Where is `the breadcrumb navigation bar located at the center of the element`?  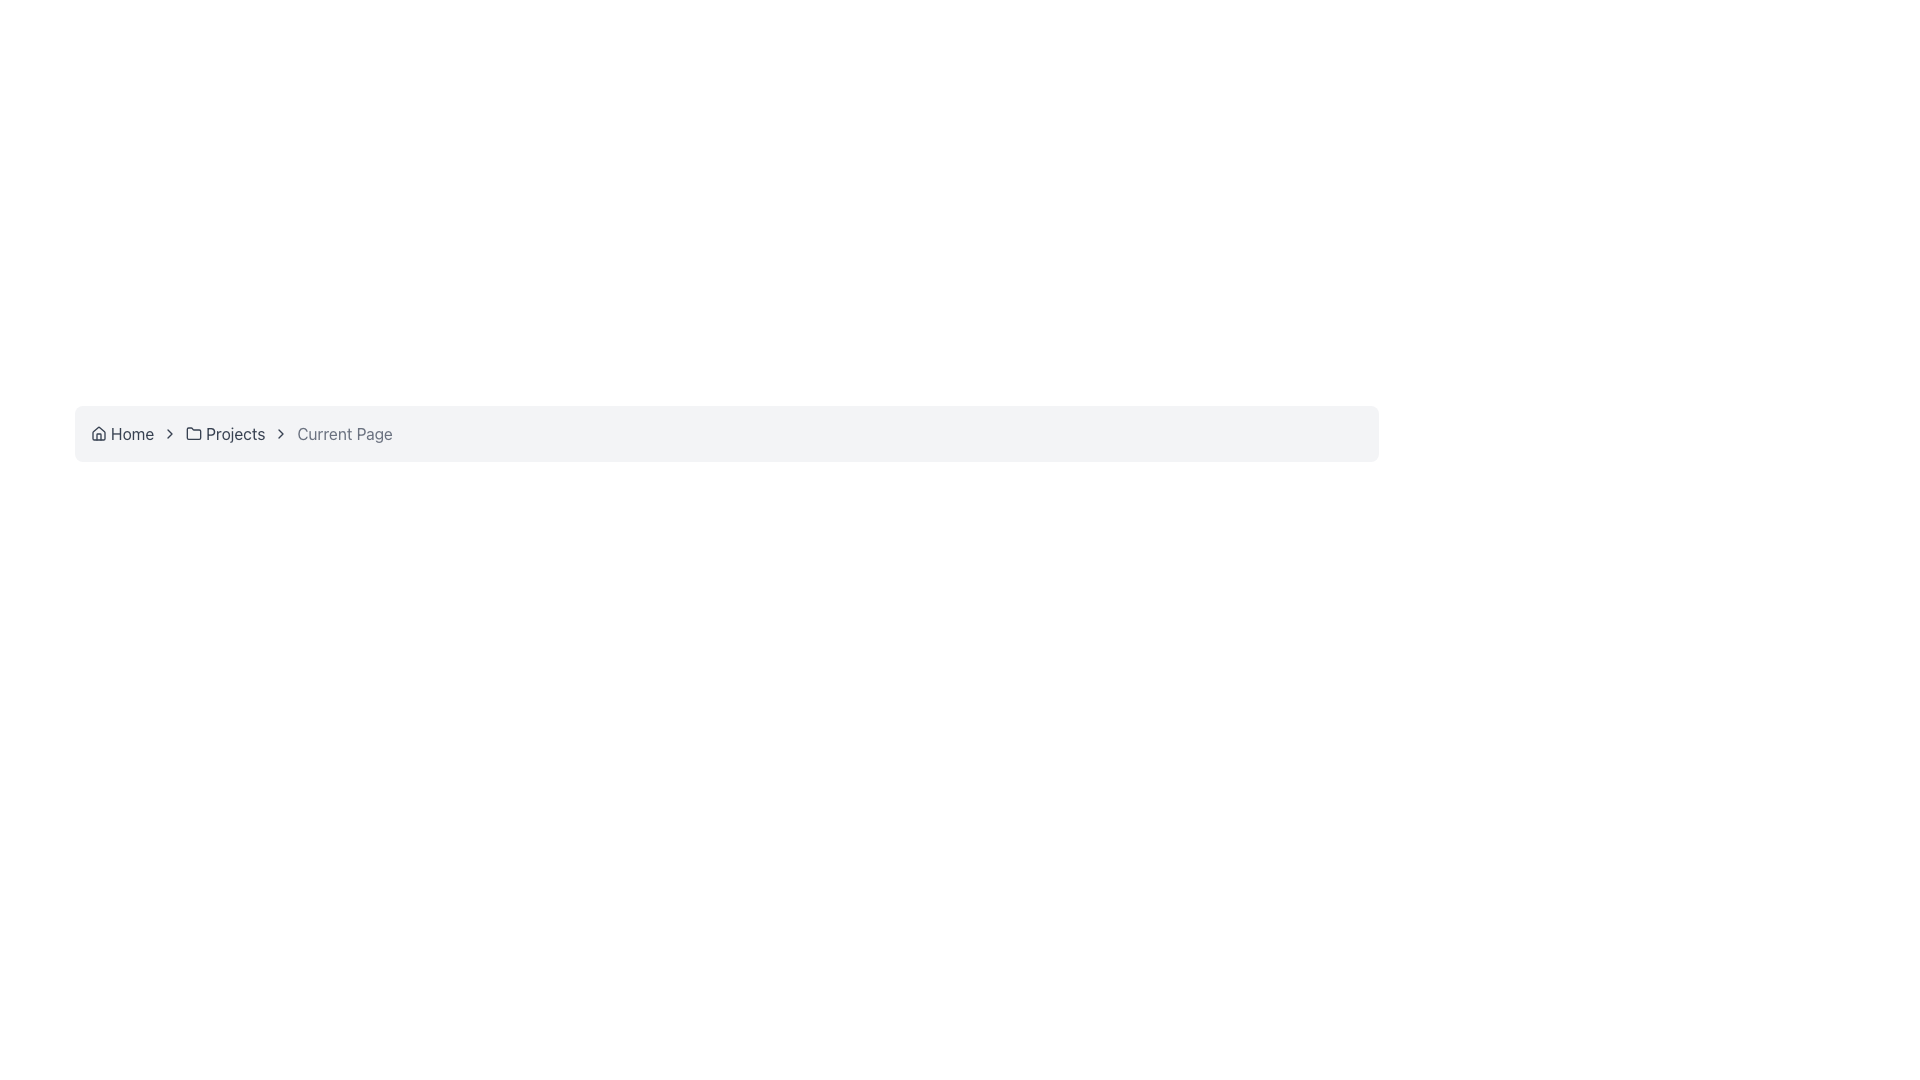
the breadcrumb navigation bar located at the center of the element is located at coordinates (725, 433).